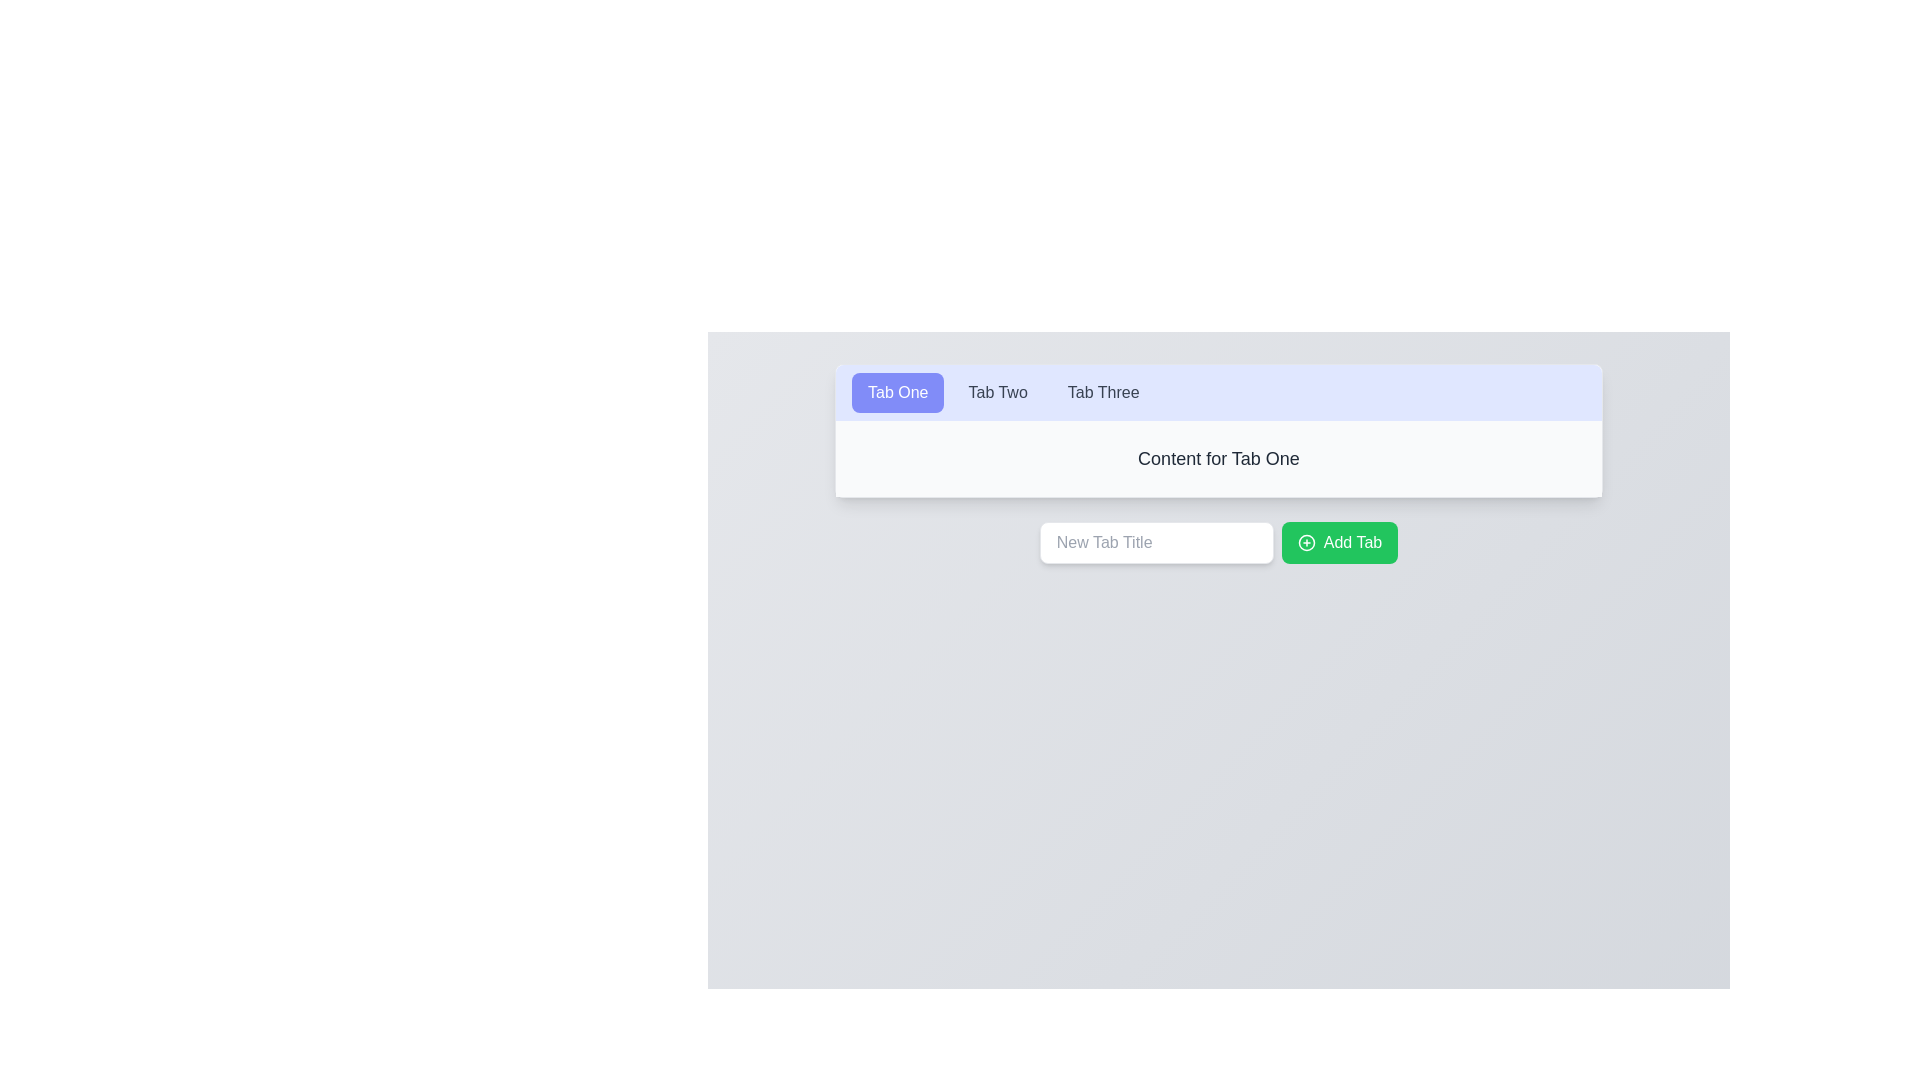 This screenshot has width=1920, height=1080. I want to click on the input field to focus it for editing, so click(1156, 543).